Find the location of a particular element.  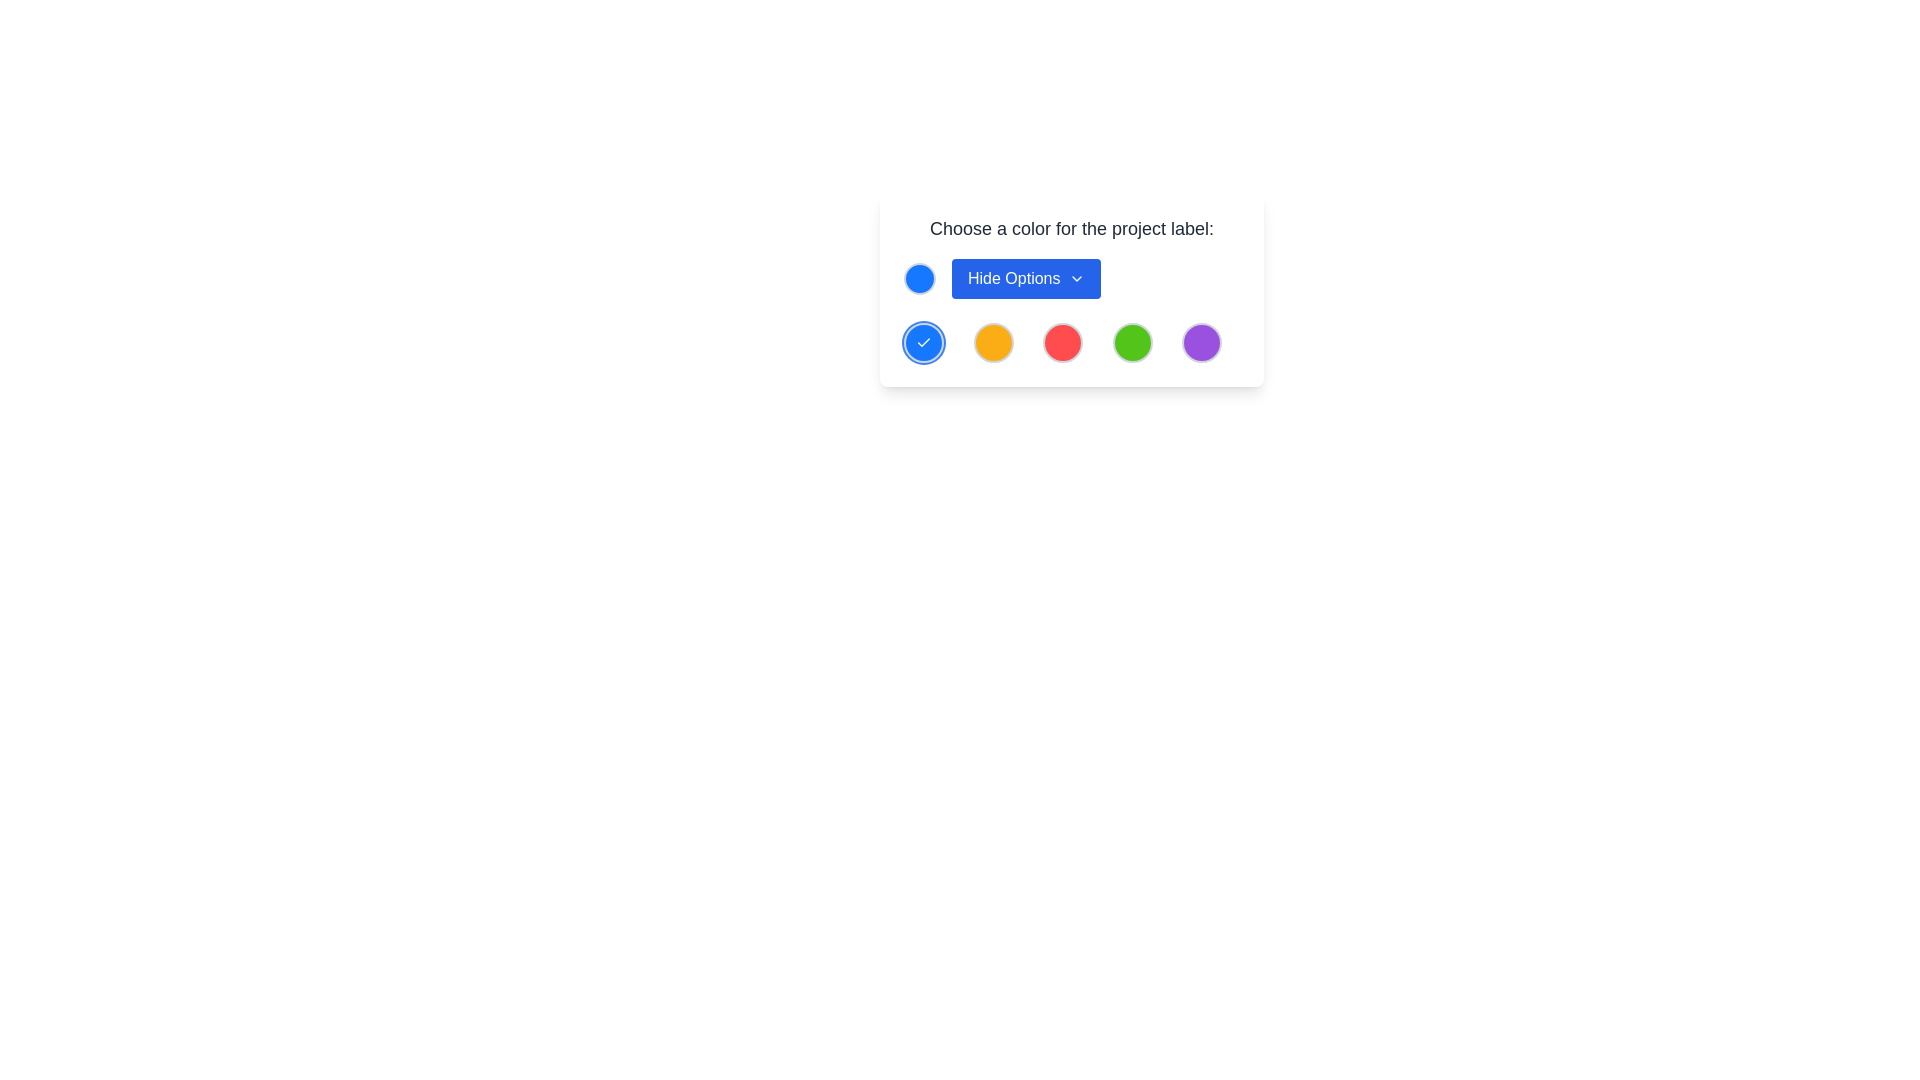

the color selection circles in the Grid Layout is located at coordinates (1070, 342).